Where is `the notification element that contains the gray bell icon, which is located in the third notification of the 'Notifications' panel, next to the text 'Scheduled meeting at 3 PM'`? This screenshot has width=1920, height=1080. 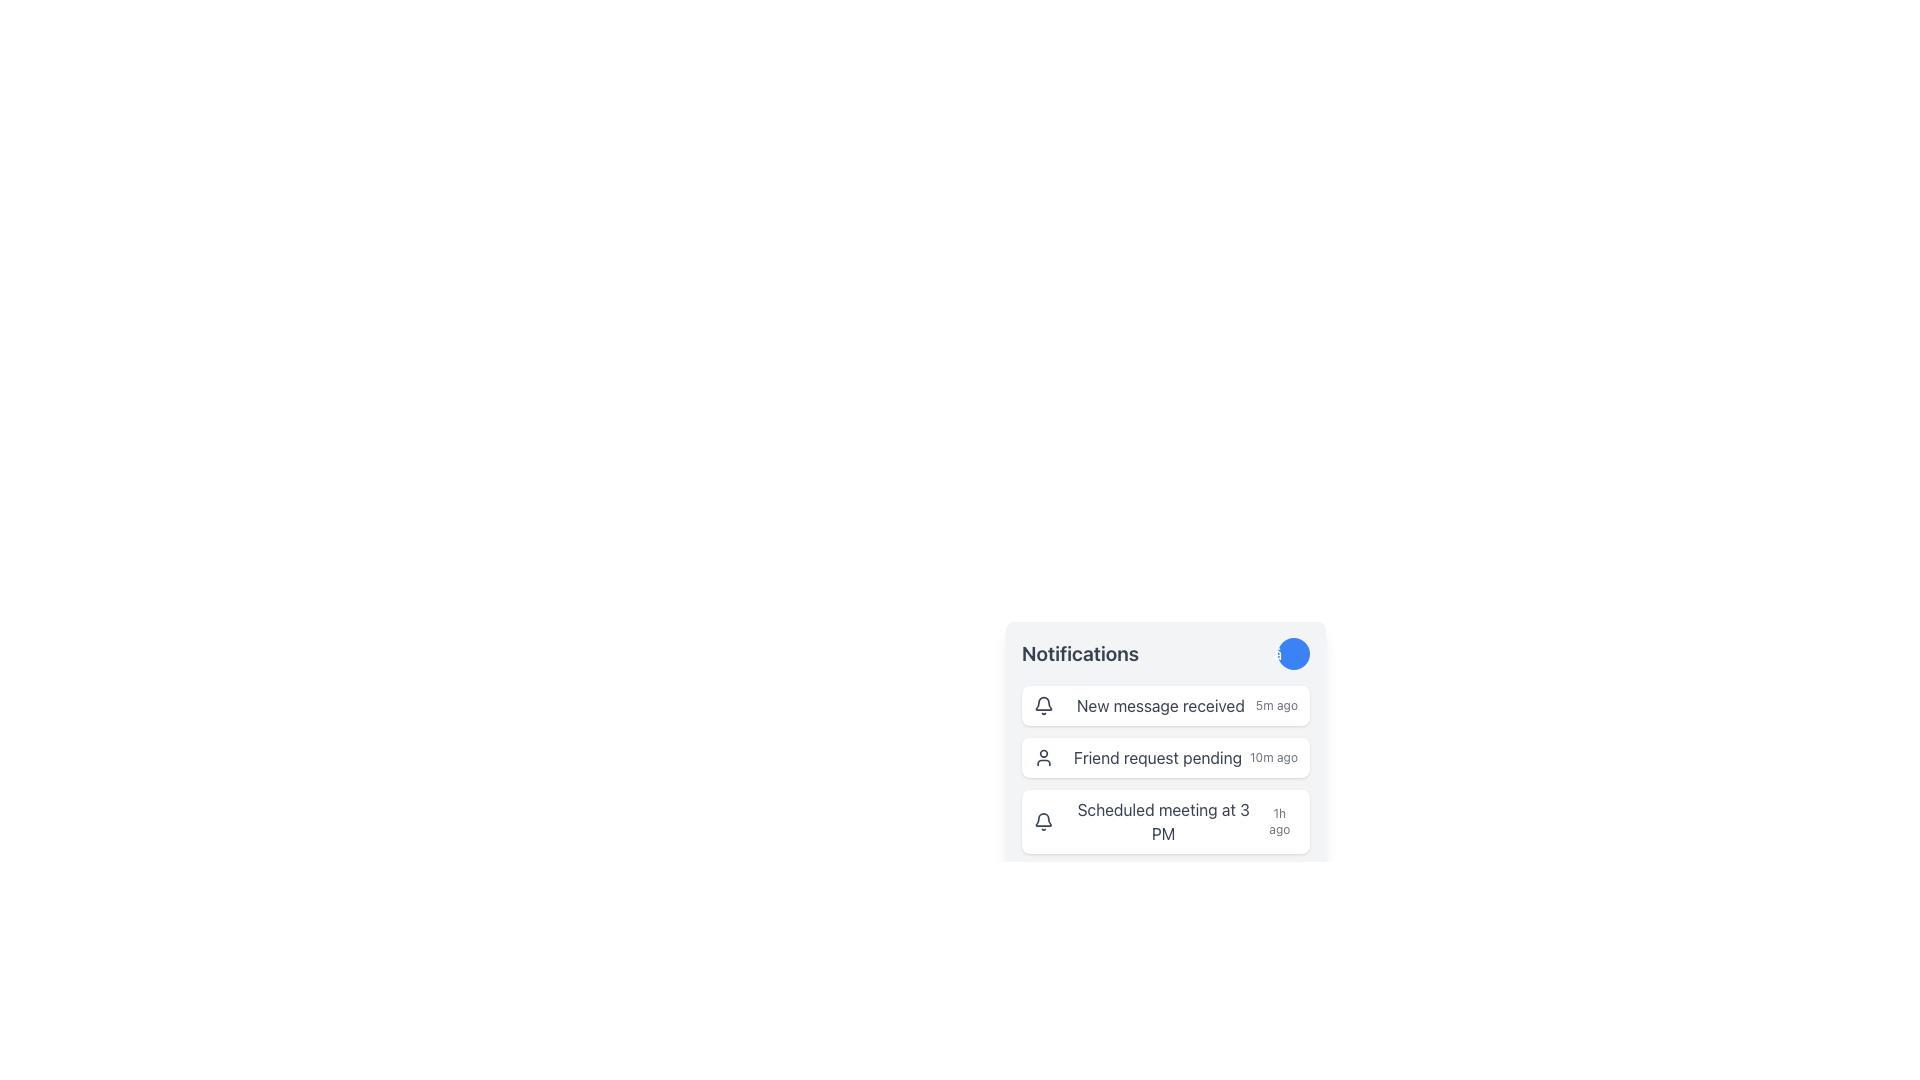
the notification element that contains the gray bell icon, which is located in the third notification of the 'Notifications' panel, next to the text 'Scheduled meeting at 3 PM' is located at coordinates (1042, 821).